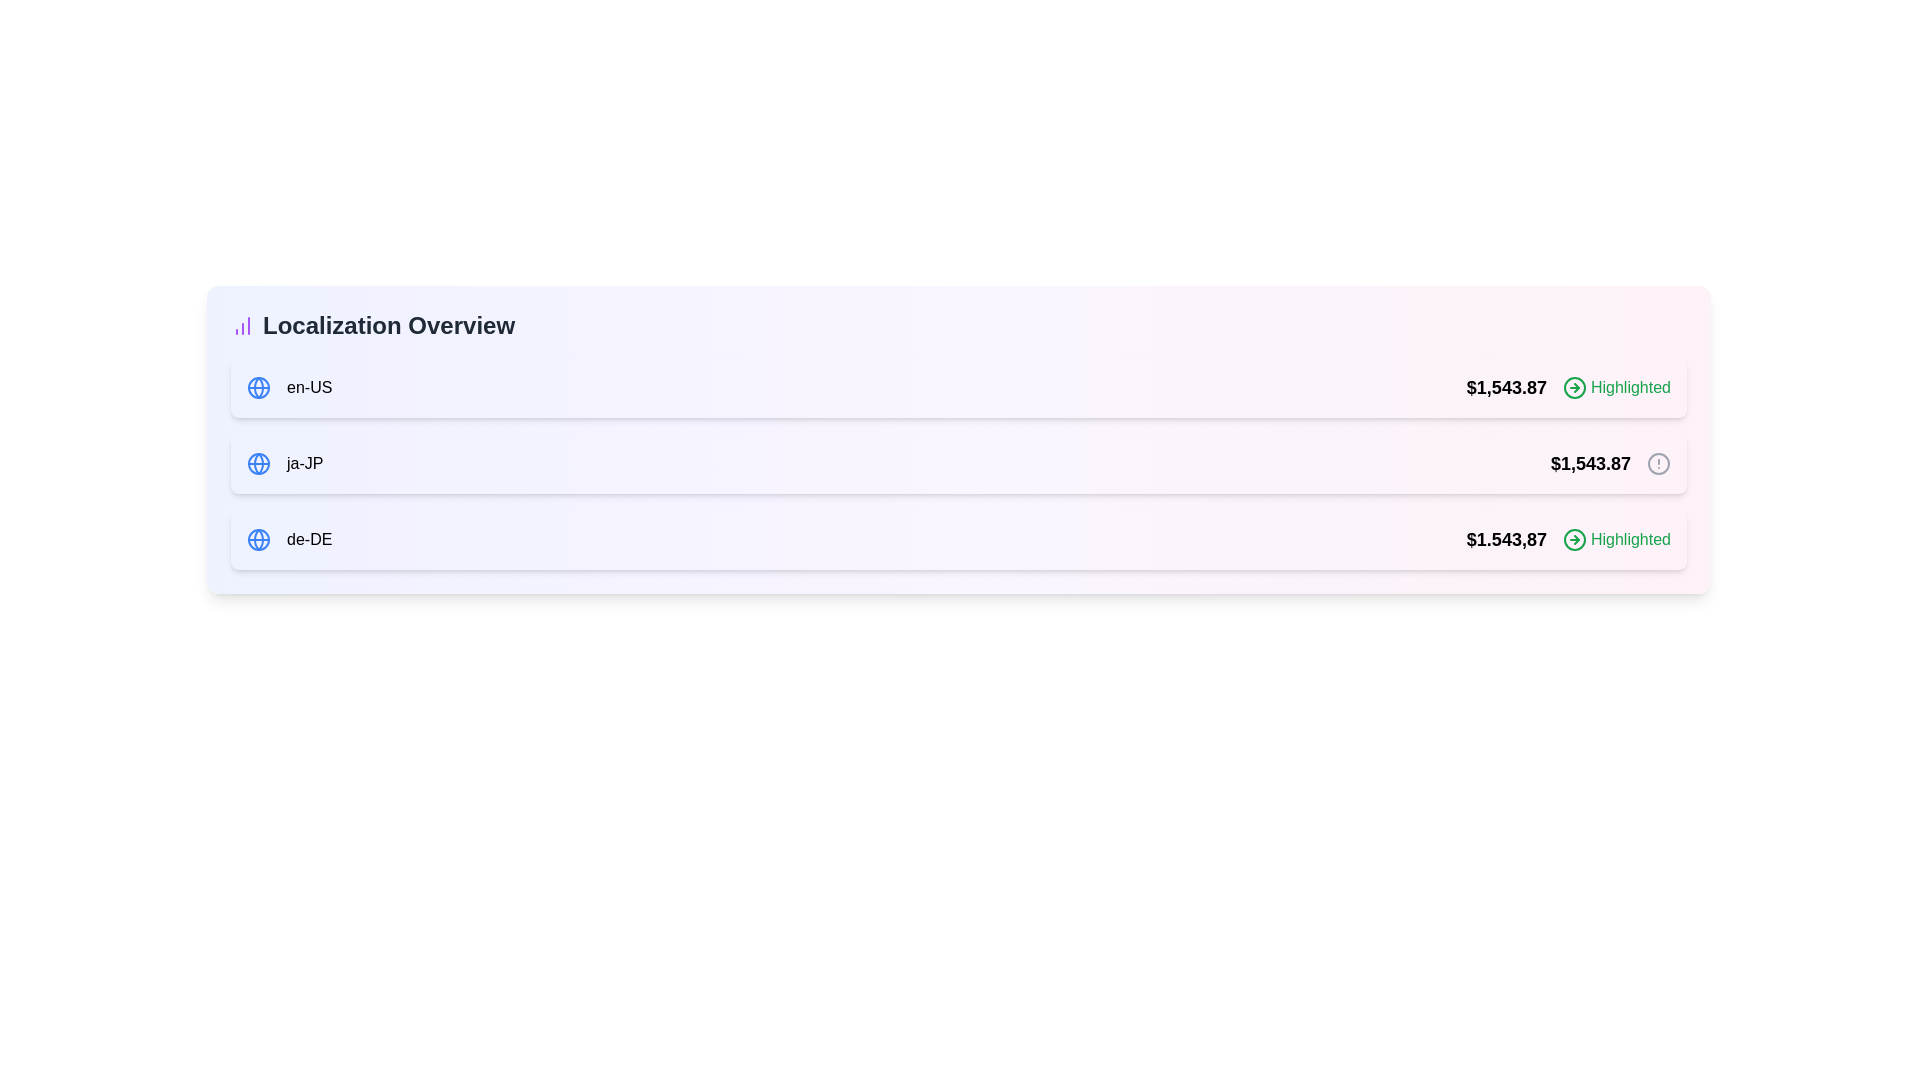 The width and height of the screenshot is (1920, 1080). What do you see at coordinates (304, 463) in the screenshot?
I see `the Text Label representing the locale identifier (Japanese - Japan) located in the second row of the 'Localization Overview' section for inspection` at bounding box center [304, 463].